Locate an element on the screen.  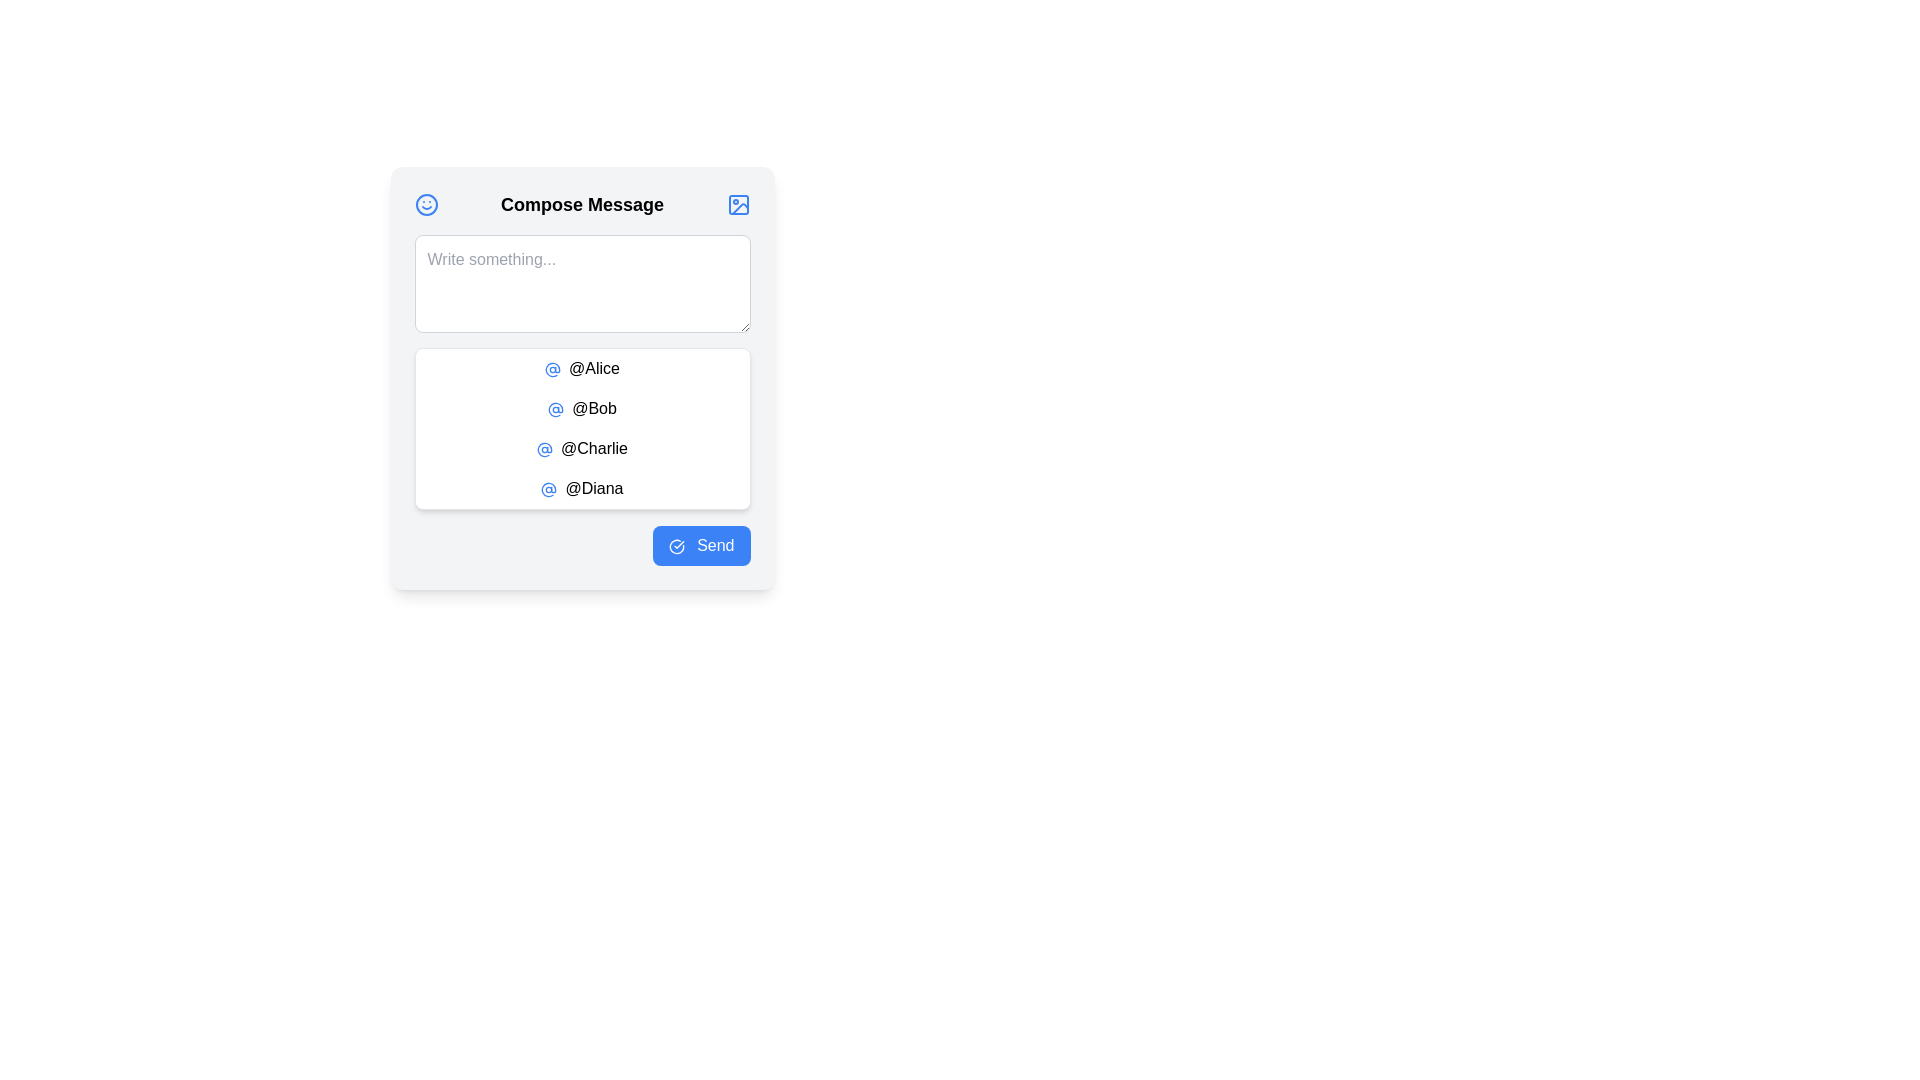
the '@Diana' text button in the vertical list of mention buttons, which has a blue '@' icon and changes color on hover is located at coordinates (581, 489).